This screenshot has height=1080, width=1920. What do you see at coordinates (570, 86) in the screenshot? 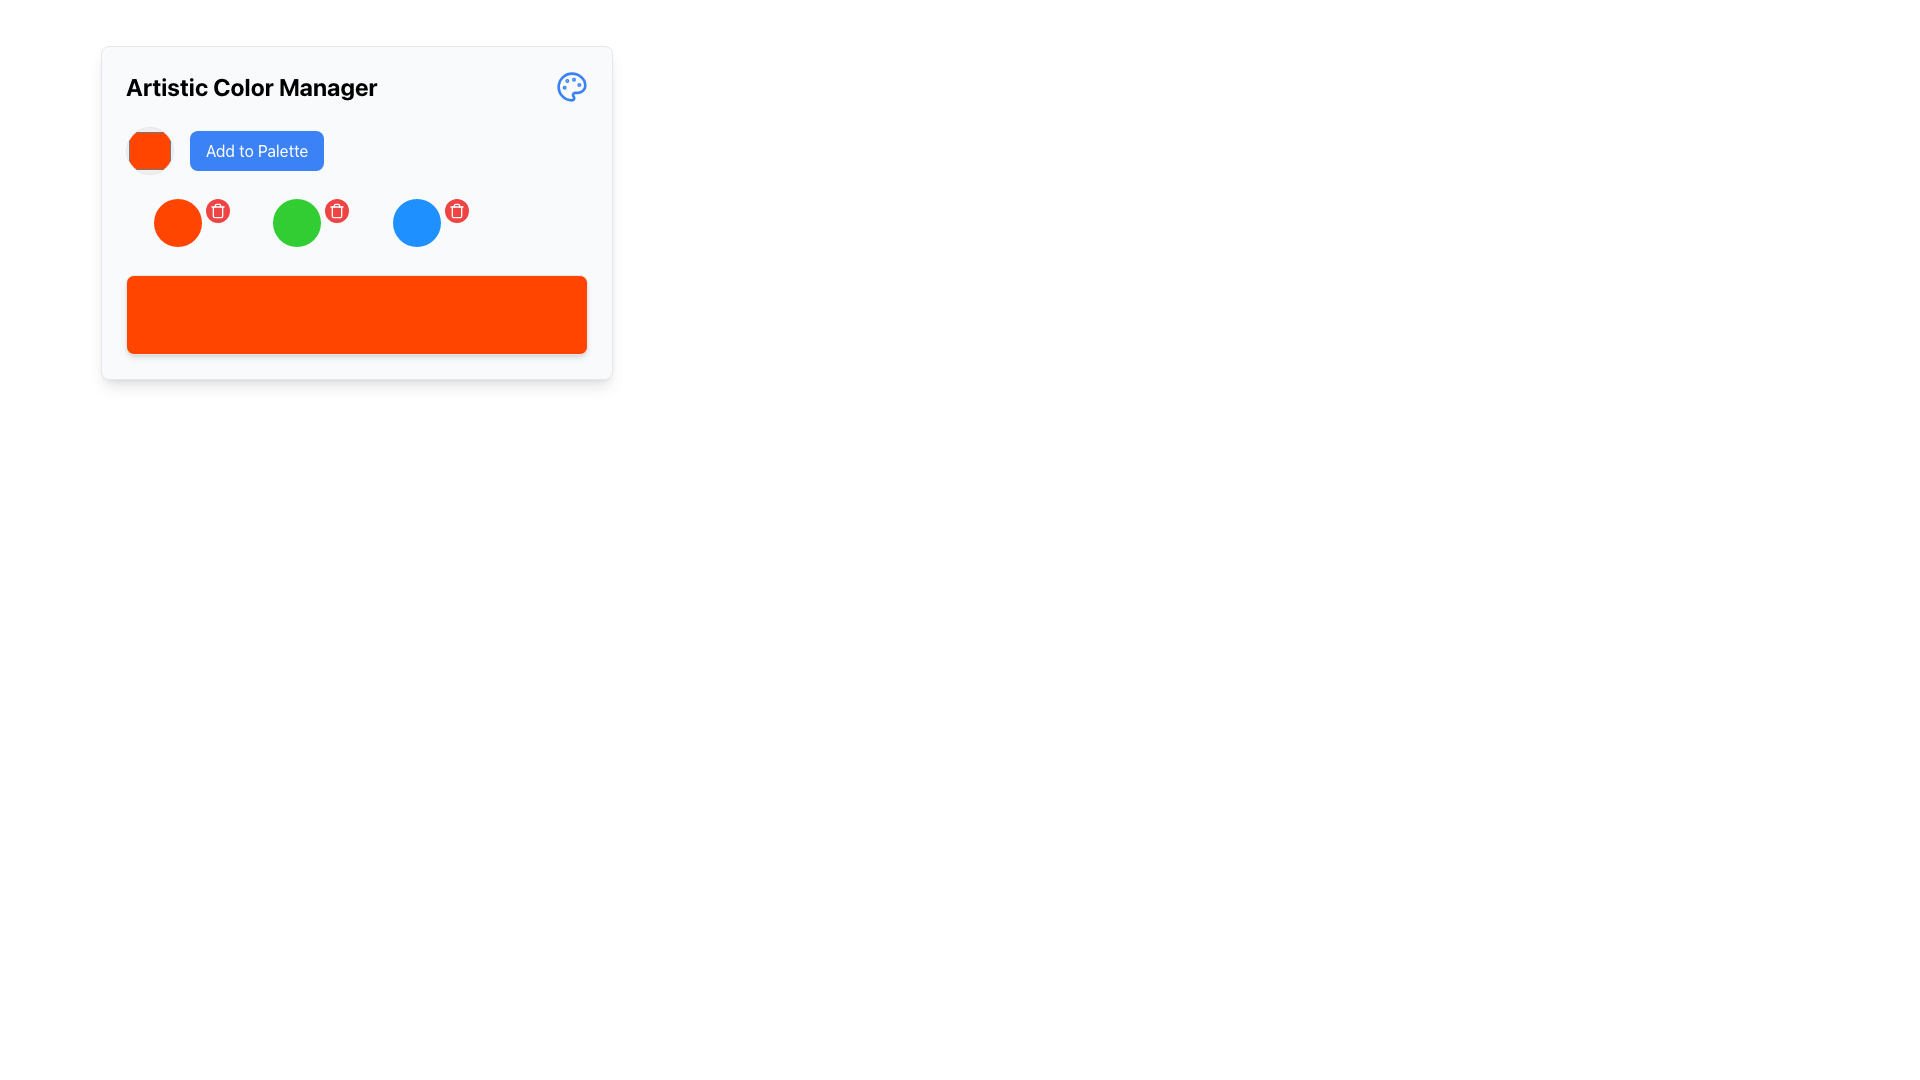
I see `the Decorative Icon, which is a circular painter's palette design with colored paint blobs, located in the top-right corner of the 'Artistic Color Manager' card` at bounding box center [570, 86].